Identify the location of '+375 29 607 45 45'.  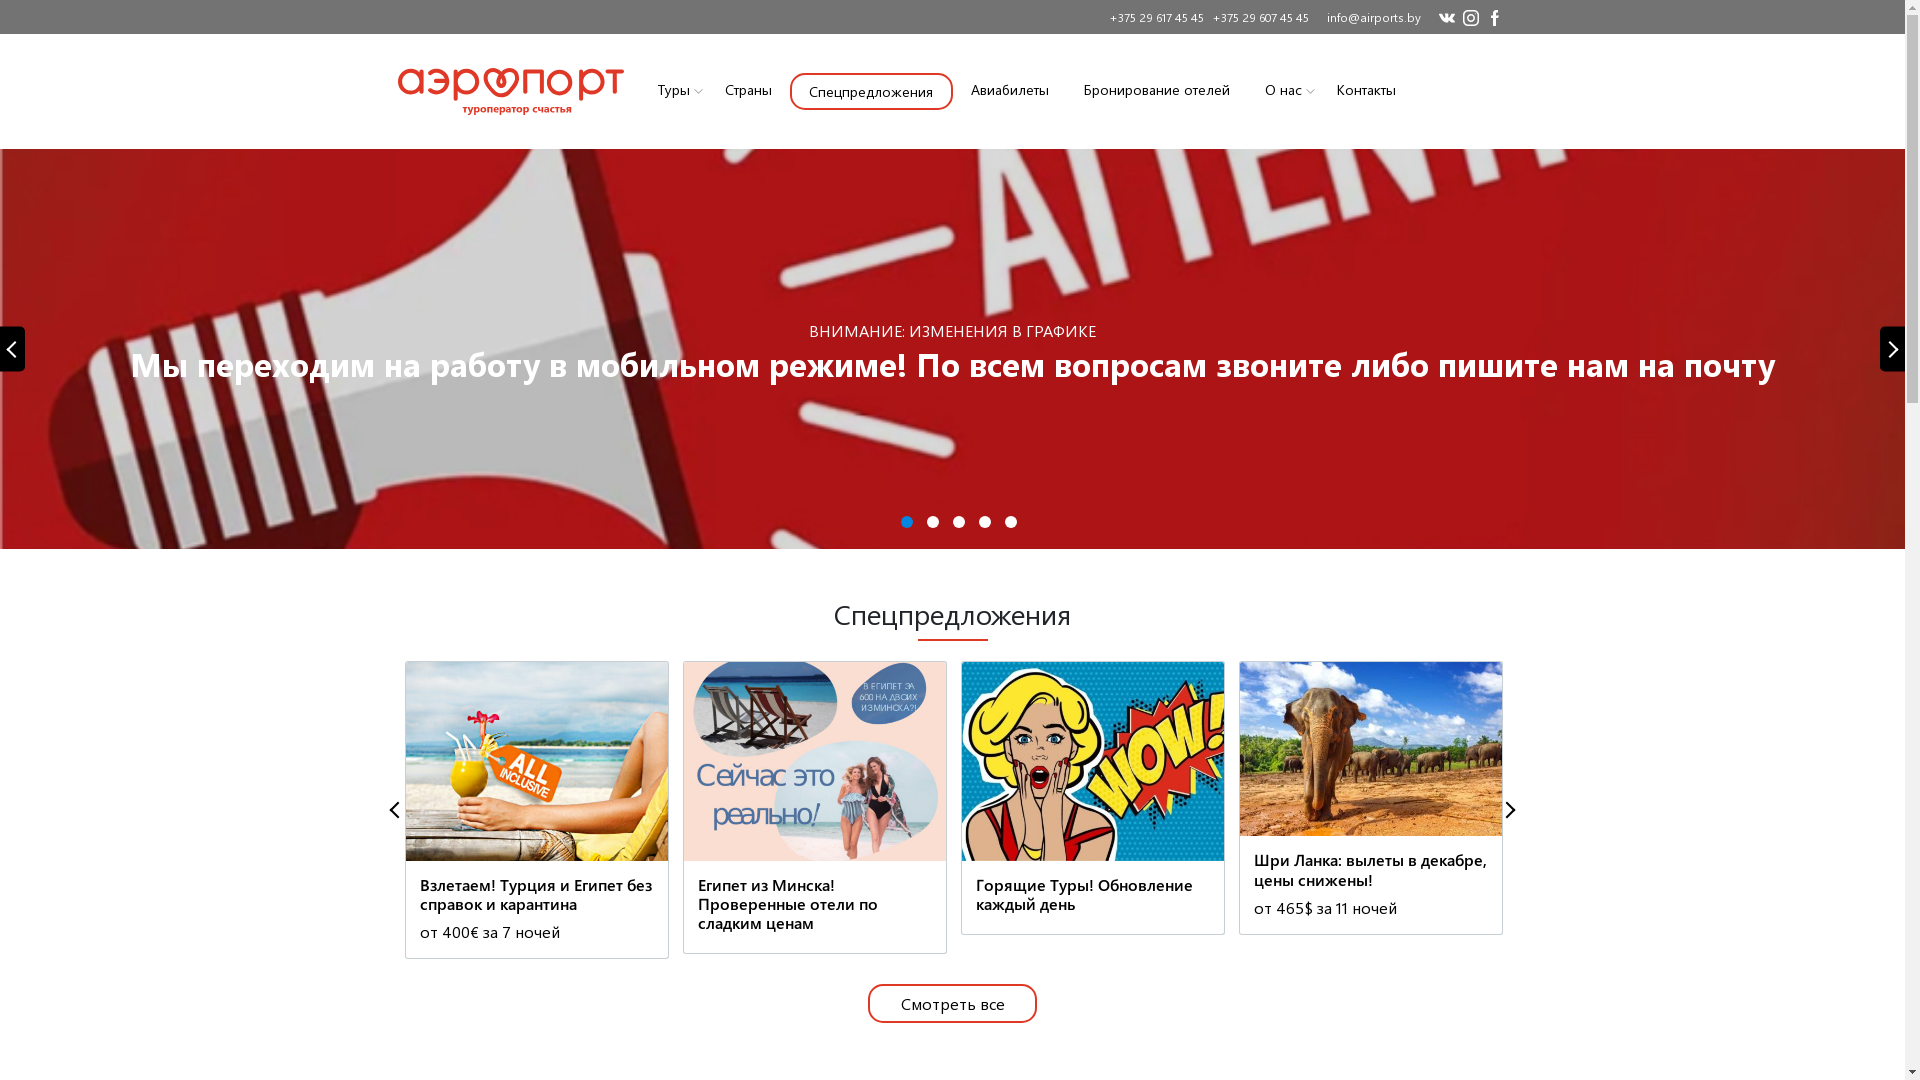
(1256, 16).